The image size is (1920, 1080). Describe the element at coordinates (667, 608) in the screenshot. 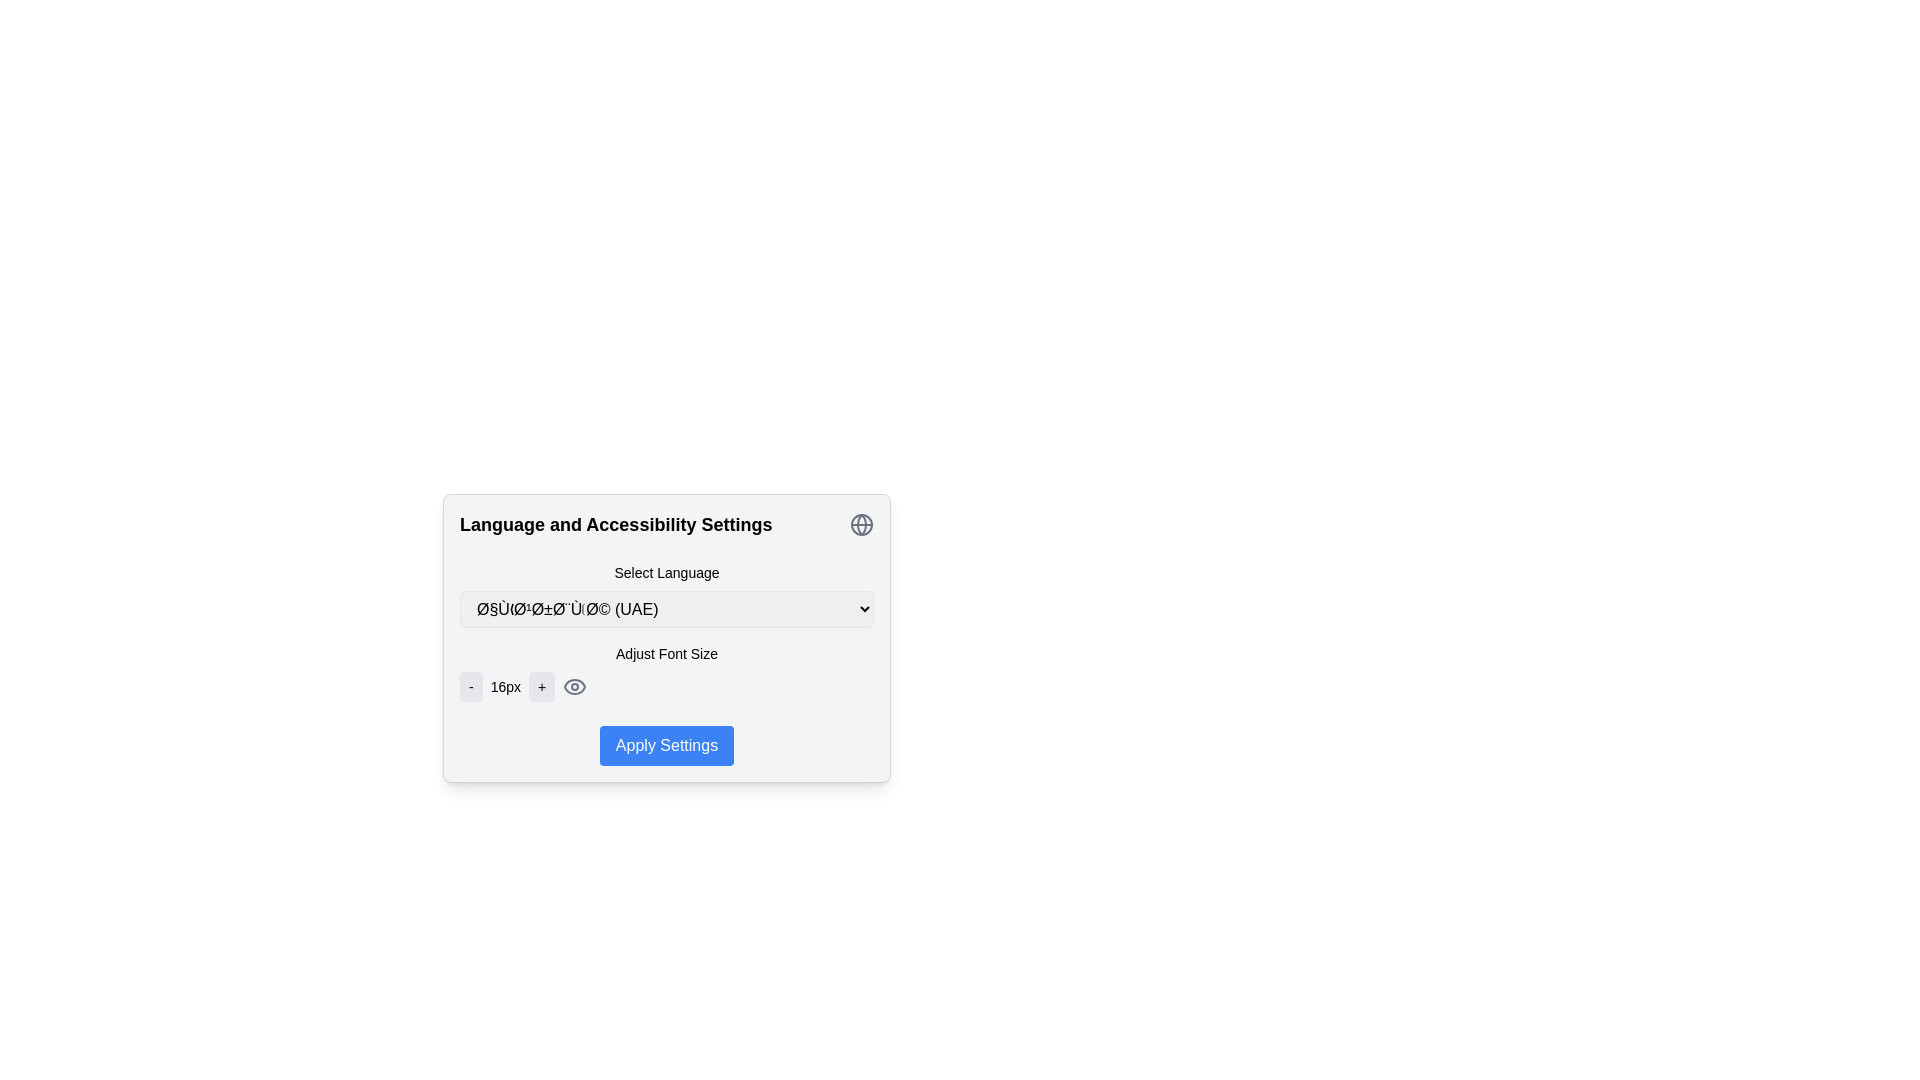

I see `the dropdown menu labeled 'Select Language'` at that location.